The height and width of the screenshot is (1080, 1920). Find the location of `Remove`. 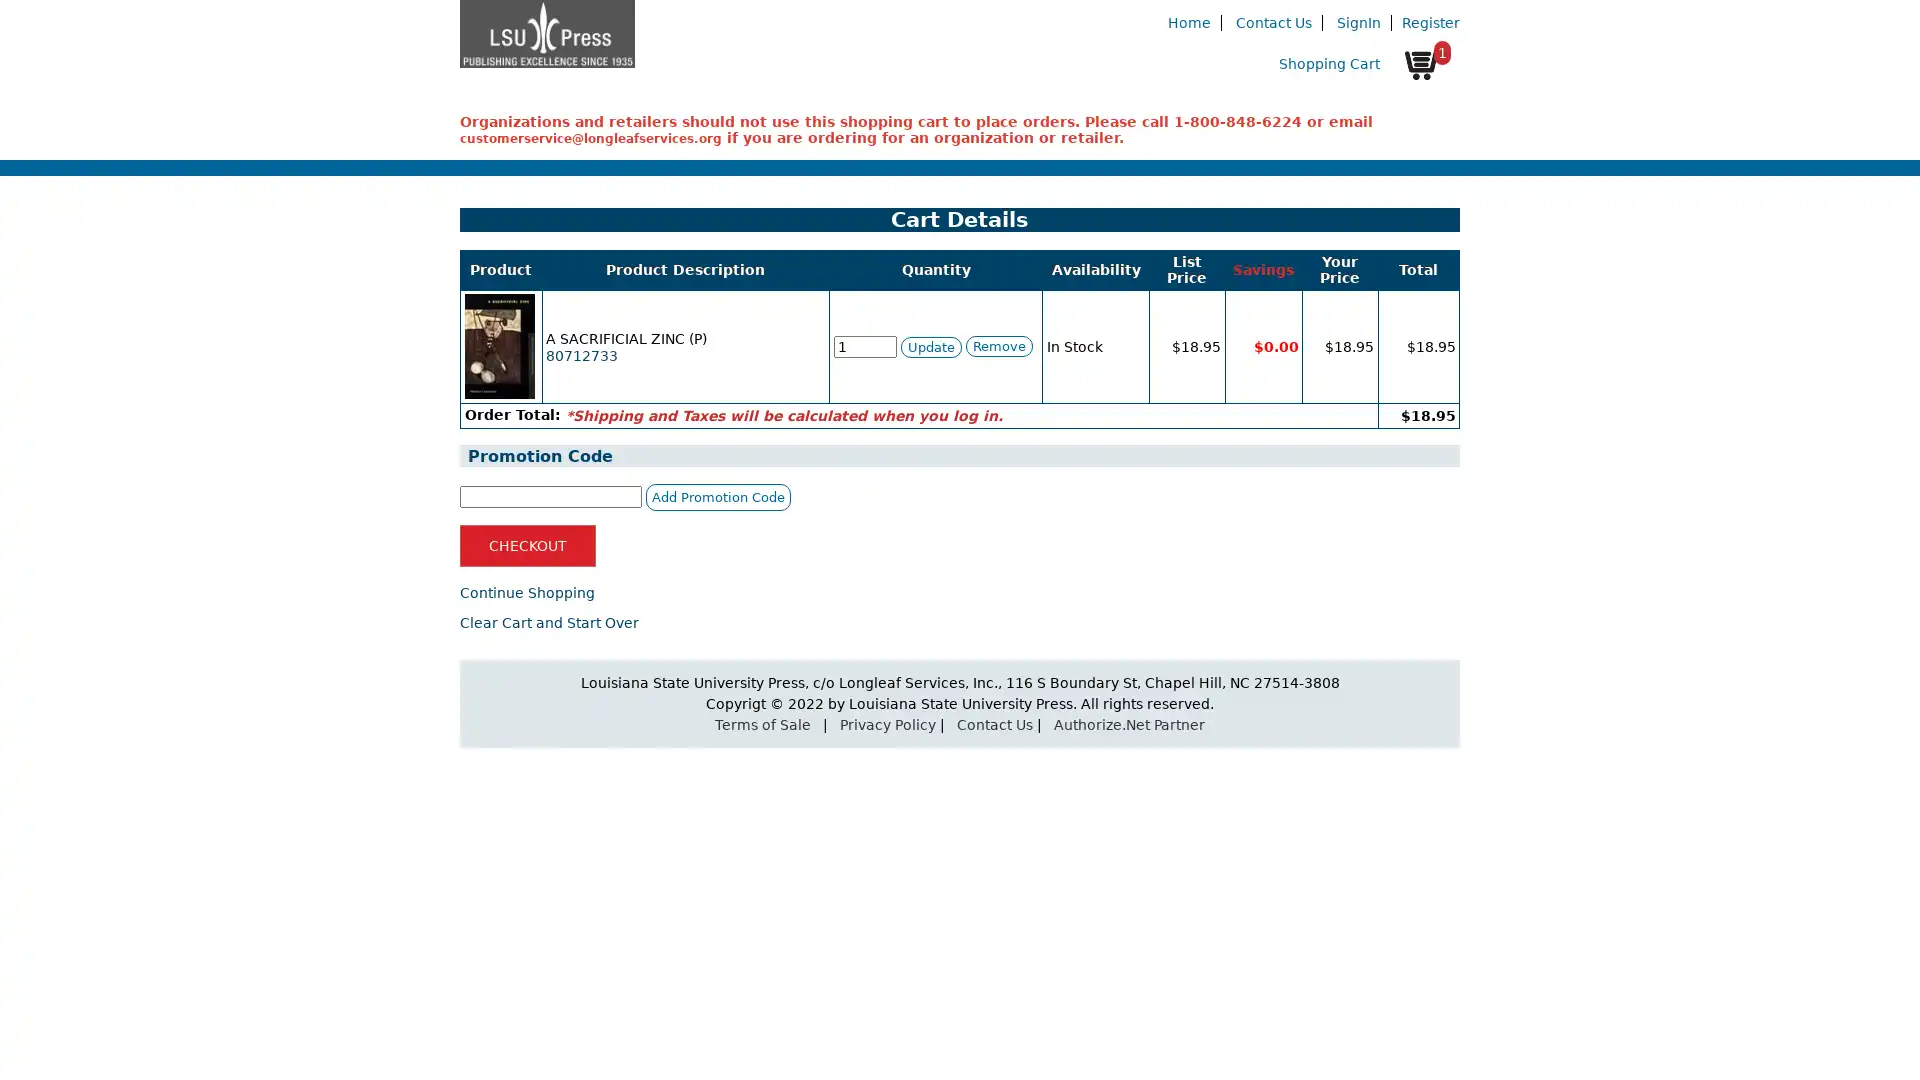

Remove is located at coordinates (998, 345).